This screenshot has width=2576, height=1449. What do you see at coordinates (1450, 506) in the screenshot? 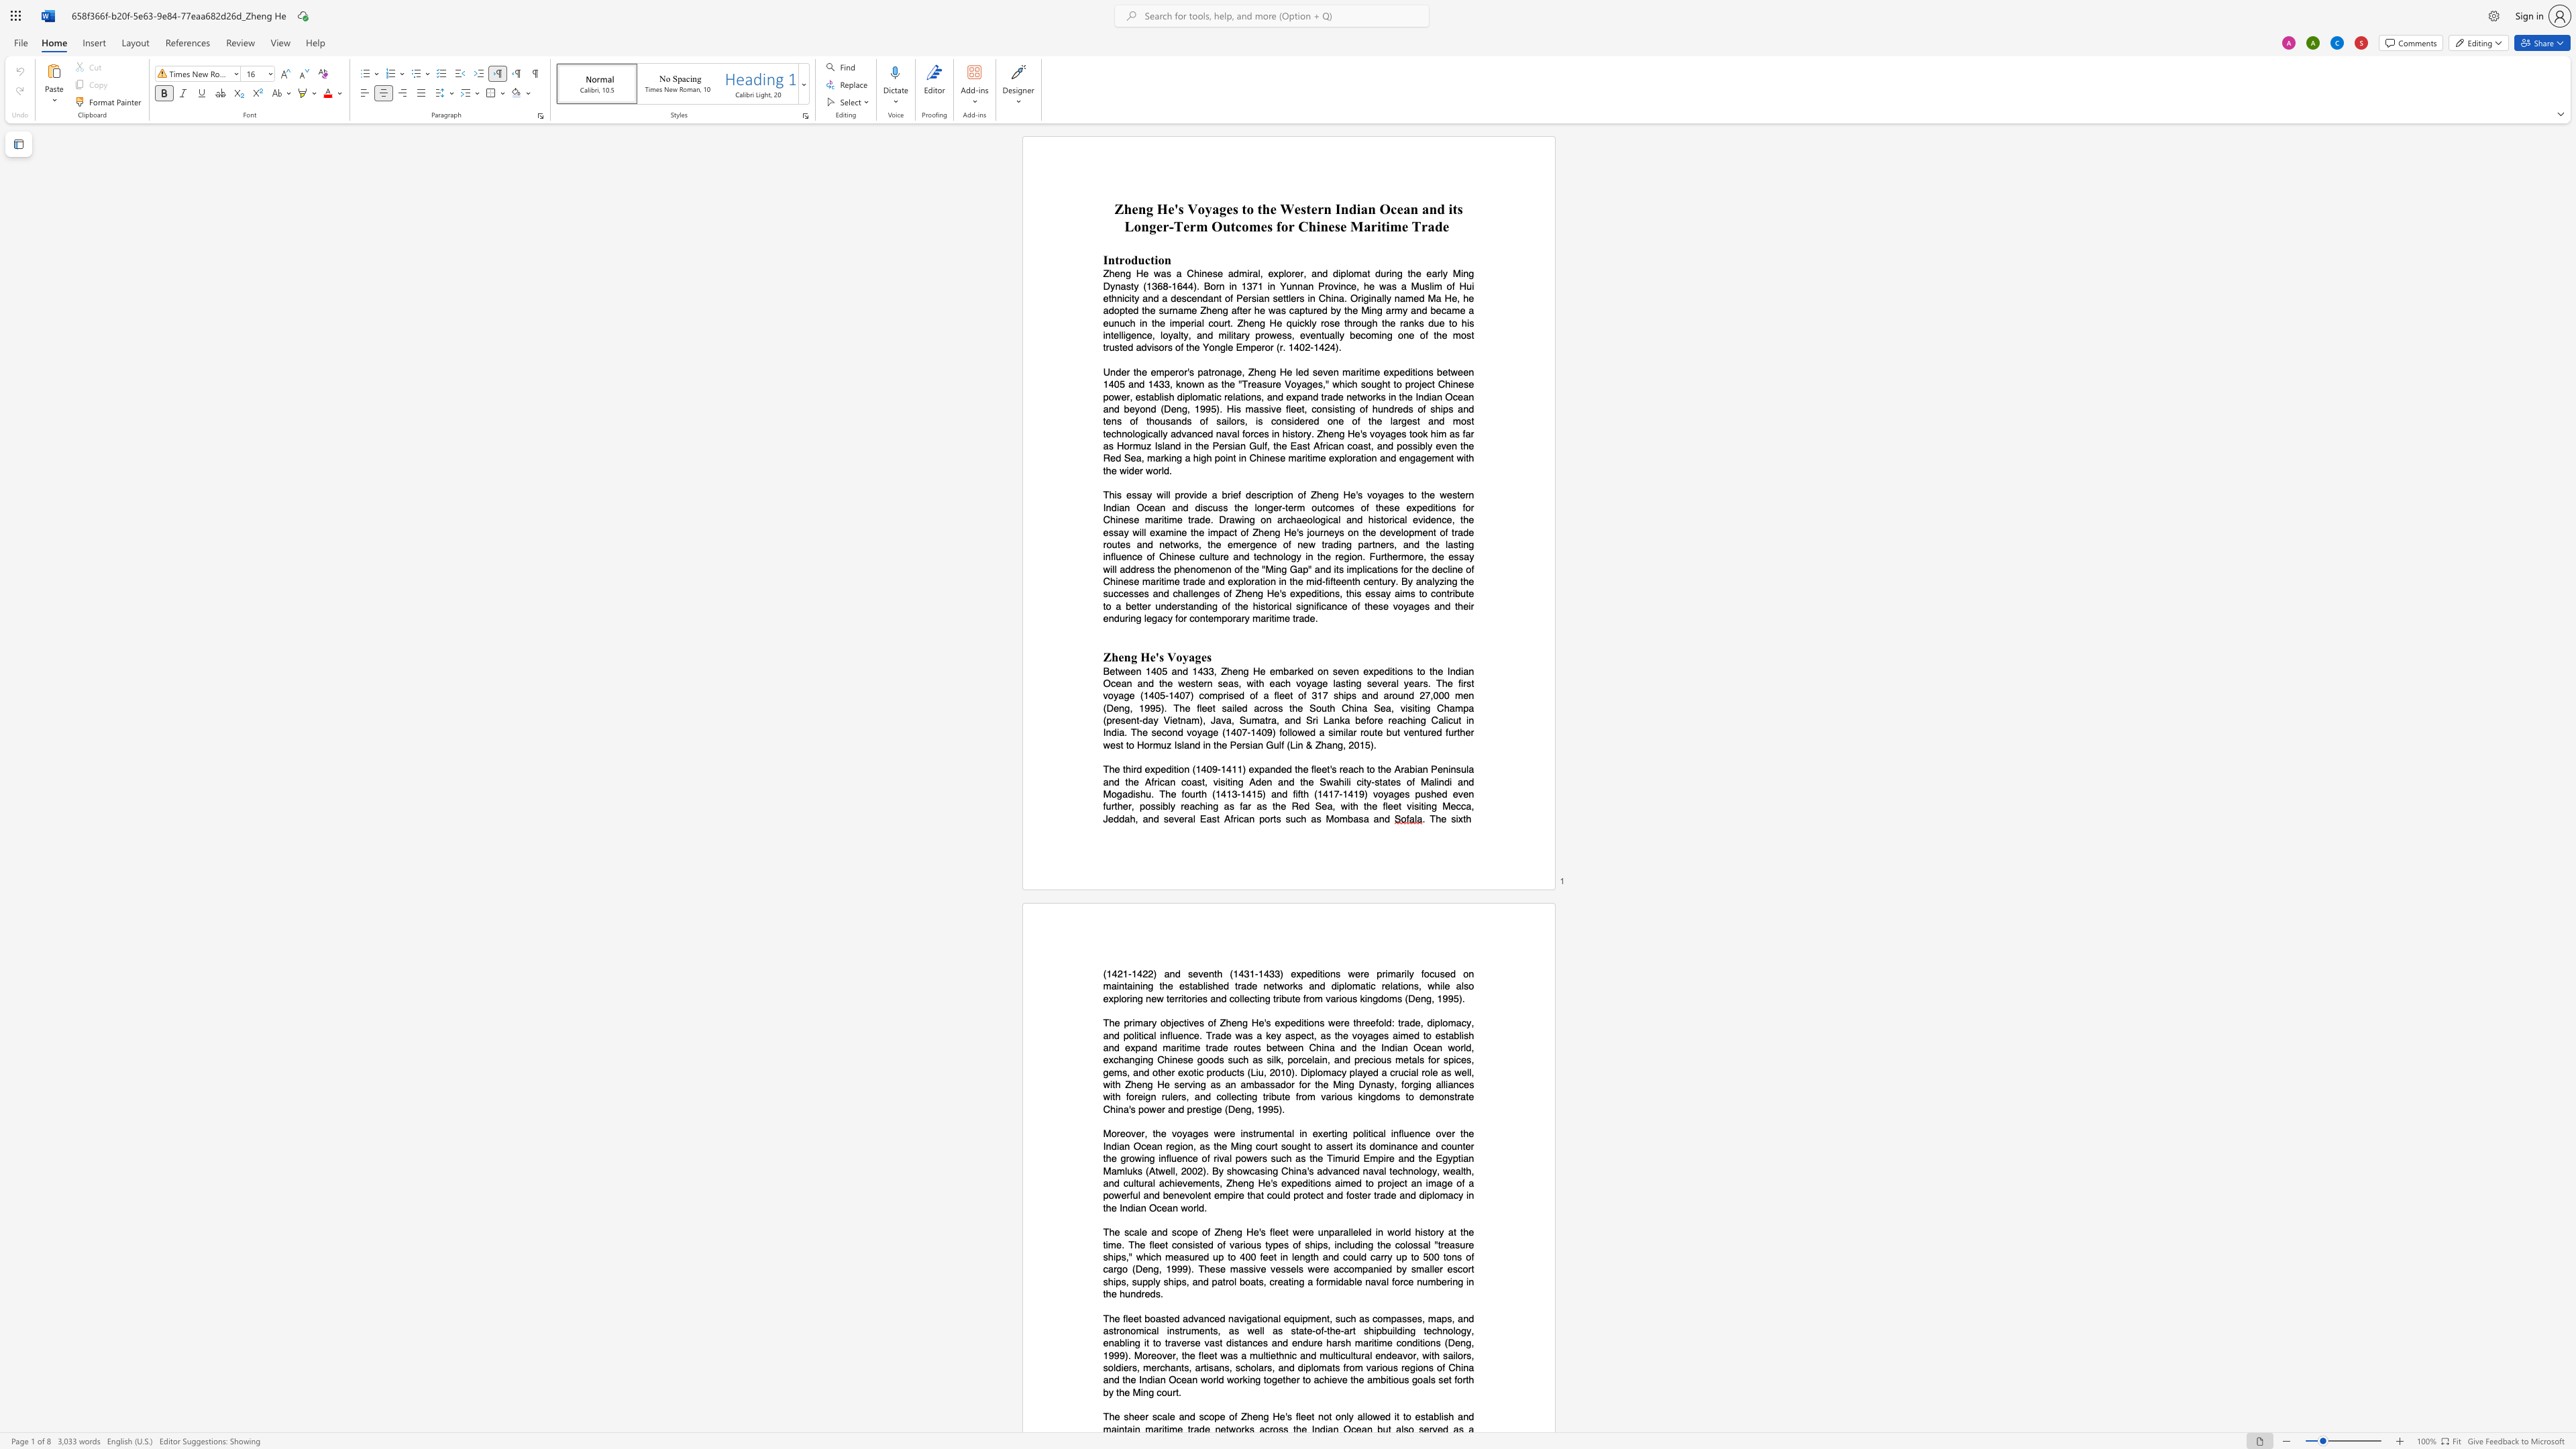
I see `the subset text "s for Chinese maritime trade. Drawing on archaeological and historical evidence, the essay will examine the impact of Zheng He" within the text "This essay will provide a brief description of Zheng He"` at bounding box center [1450, 506].